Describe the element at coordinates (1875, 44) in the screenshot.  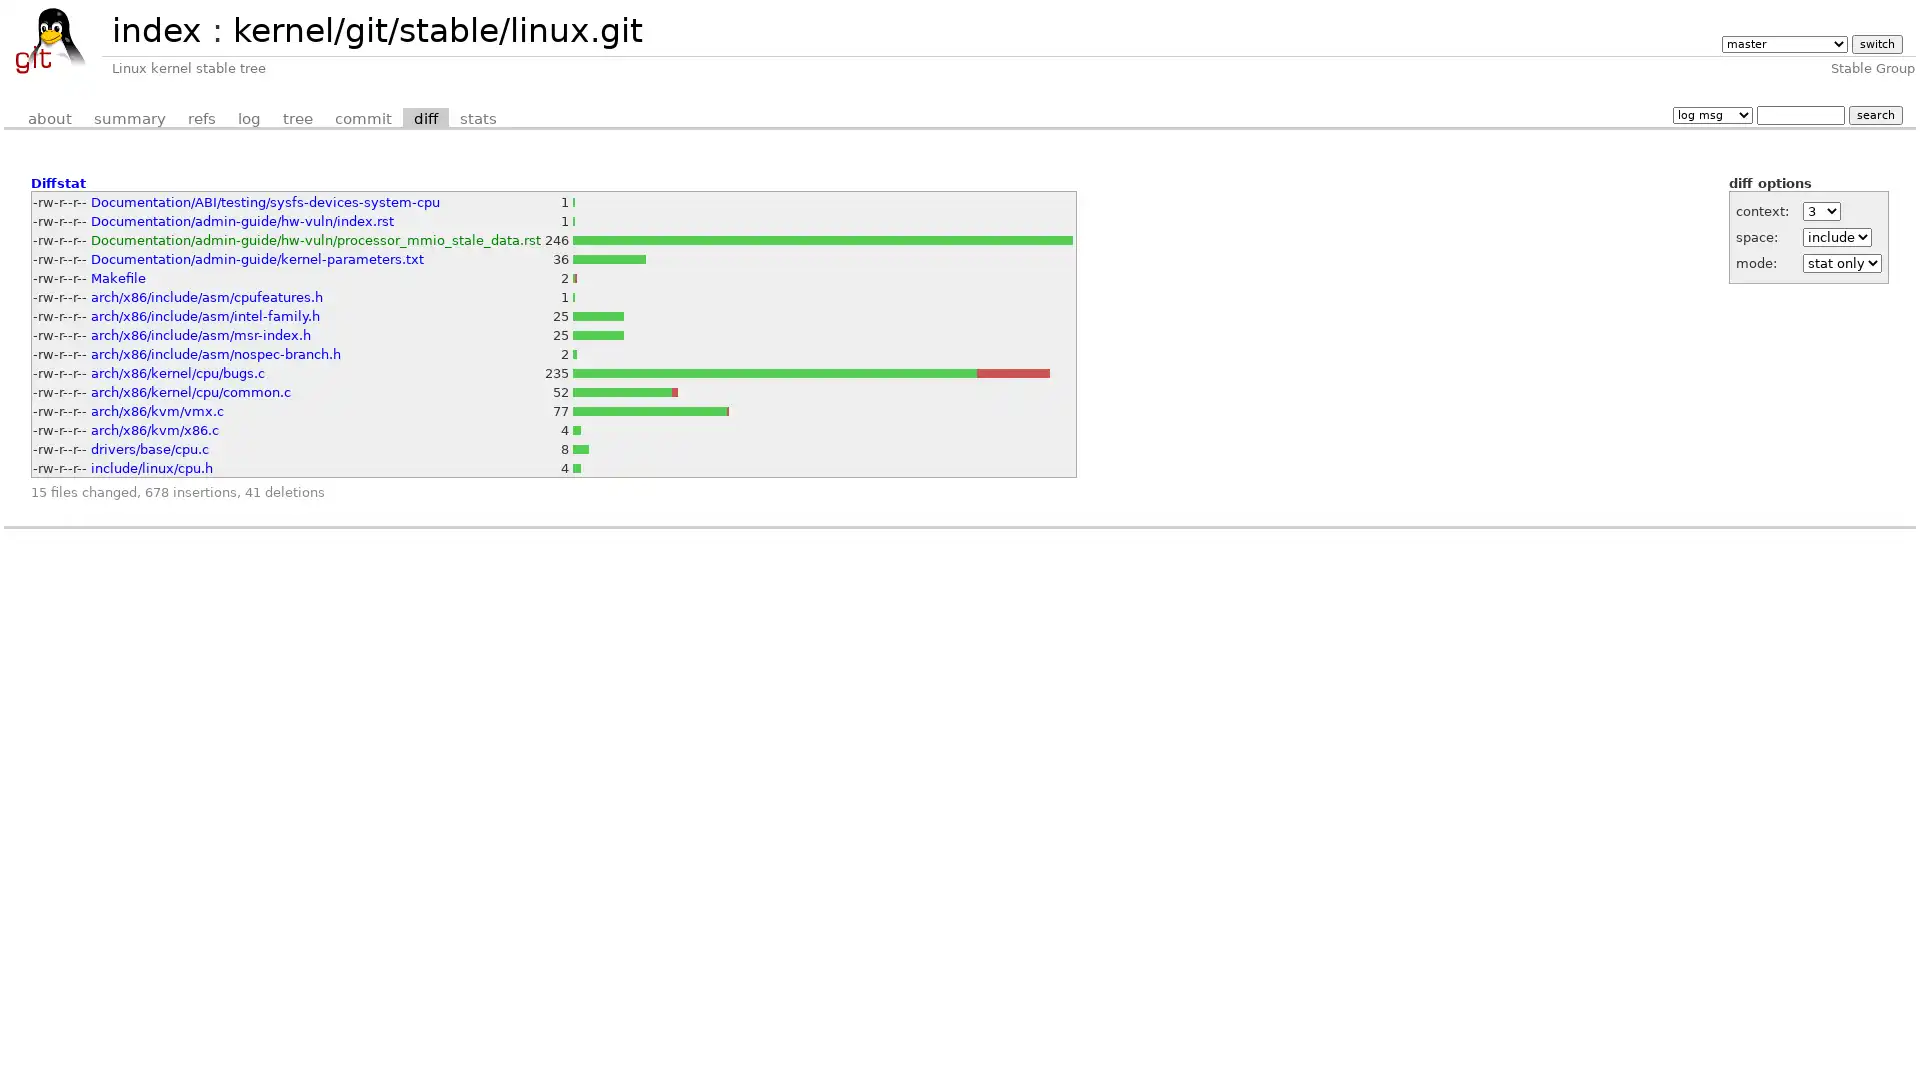
I see `switch` at that location.